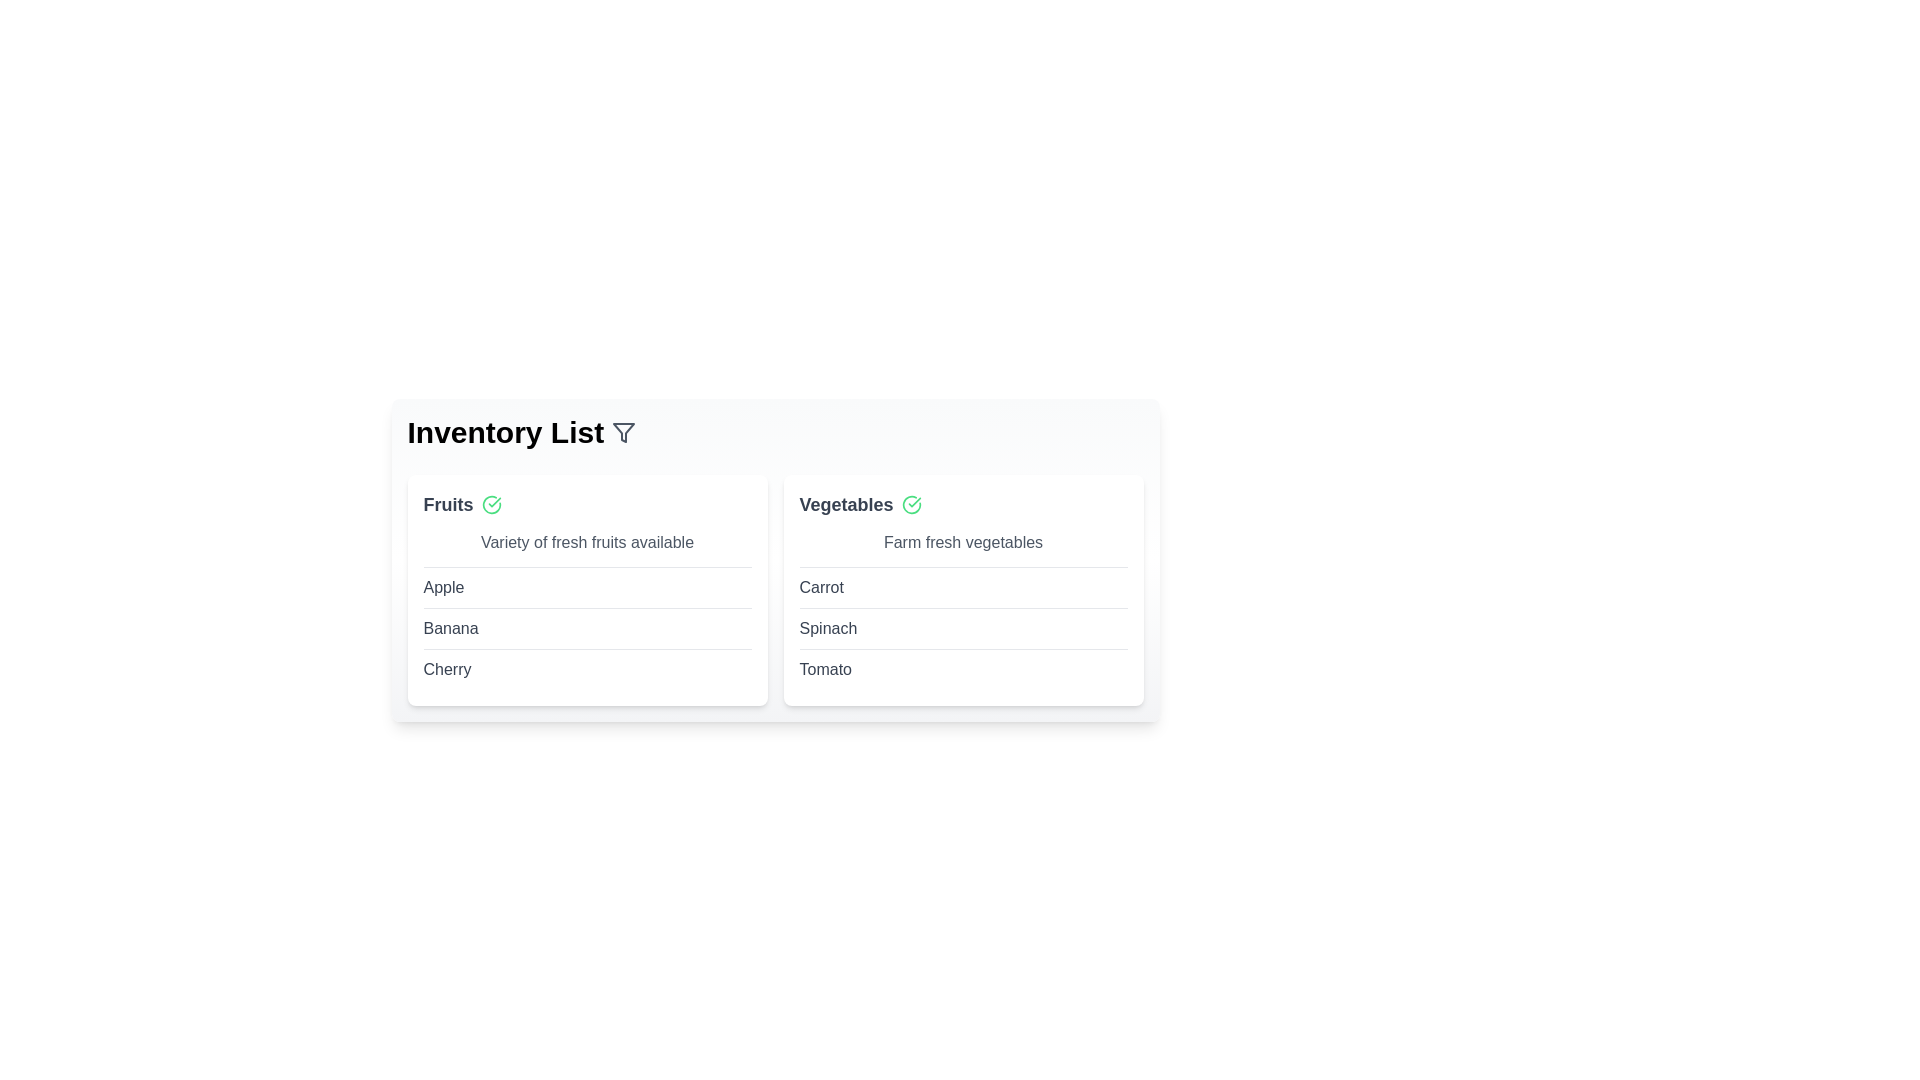 The height and width of the screenshot is (1080, 1920). I want to click on the category name Fruits to expand or interact with its content, so click(586, 504).